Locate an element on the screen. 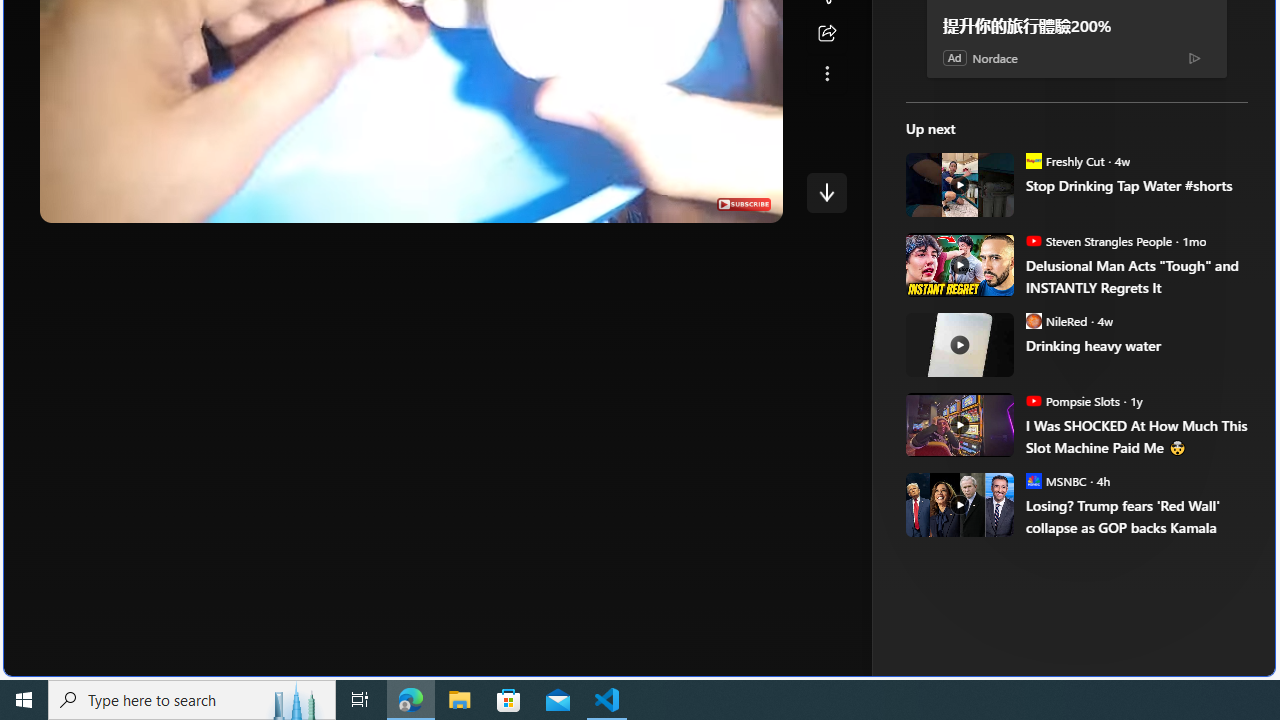  'Steven Strangles People Steven Strangles People' is located at coordinates (1097, 239).